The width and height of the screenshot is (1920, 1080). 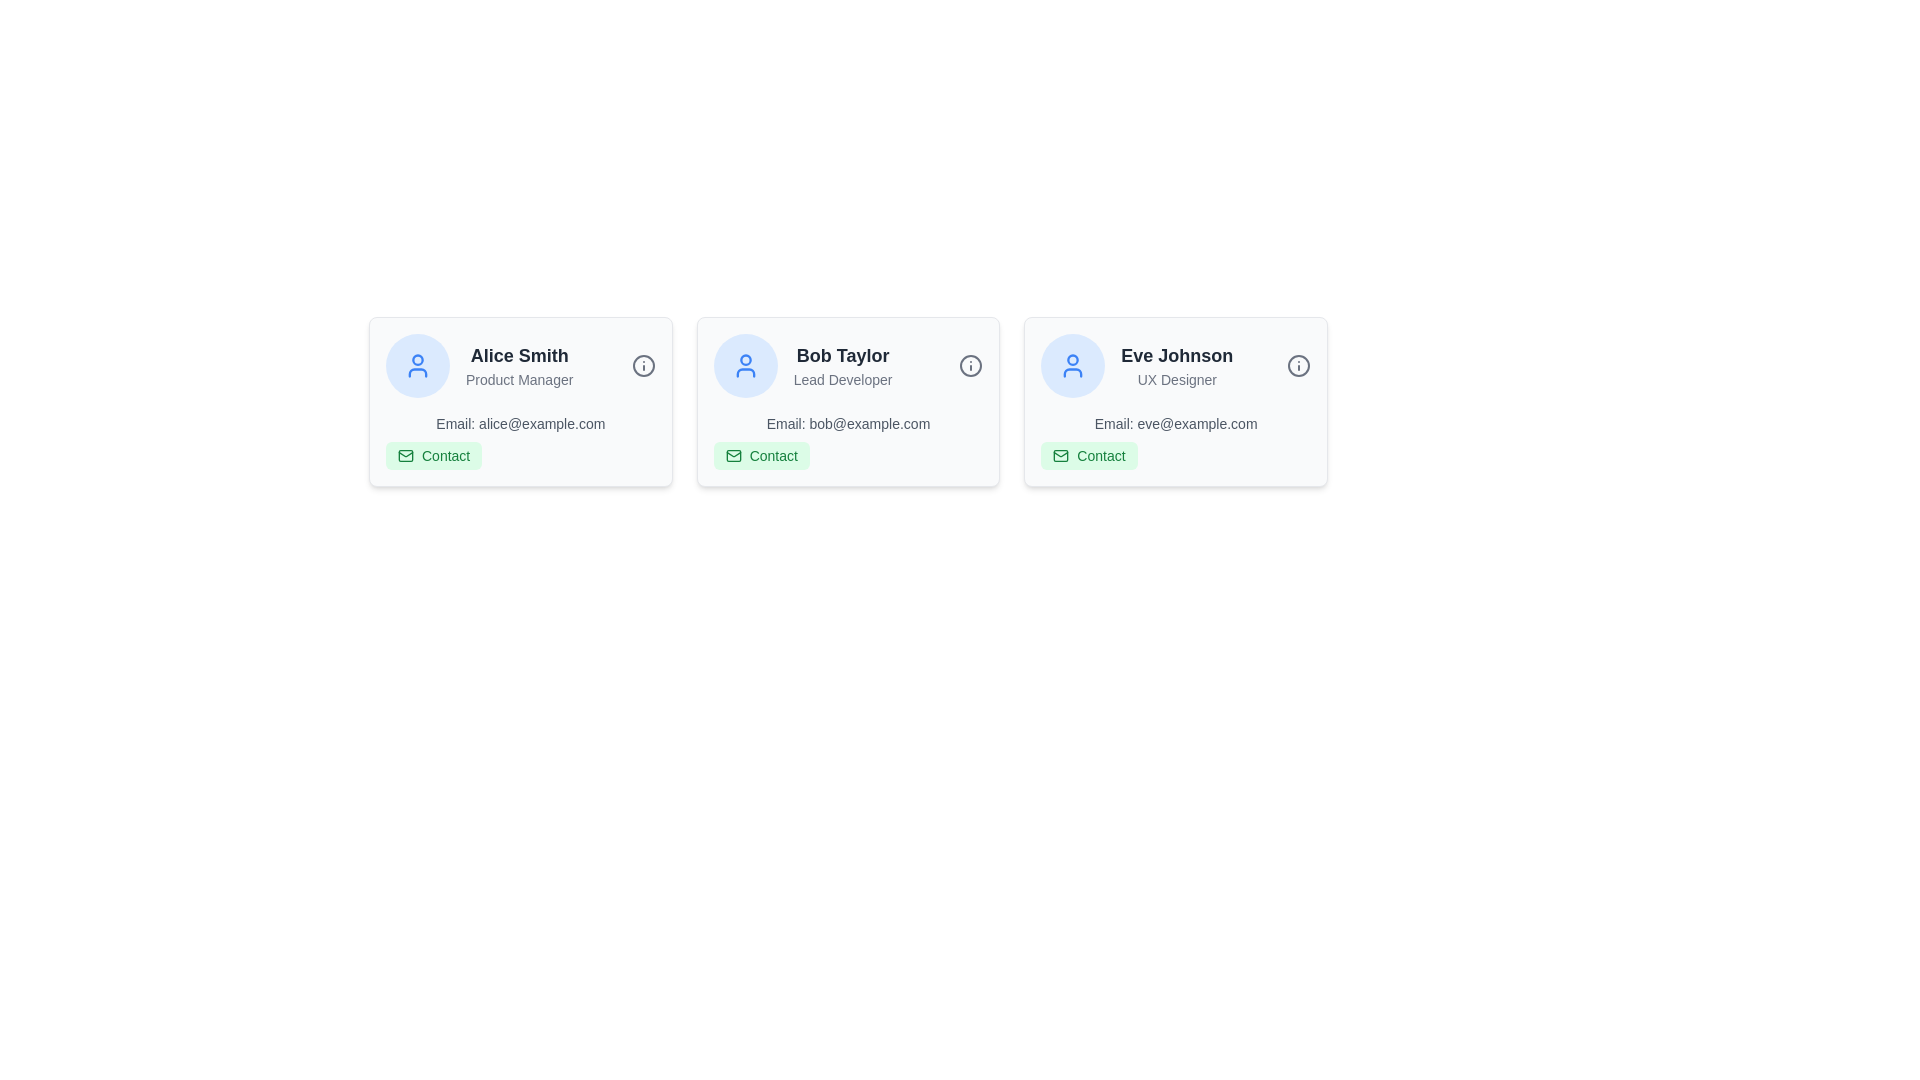 I want to click on the static text label displaying the name 'Alice Smith' which is prominently positioned at the top of a card layout, so click(x=519, y=354).